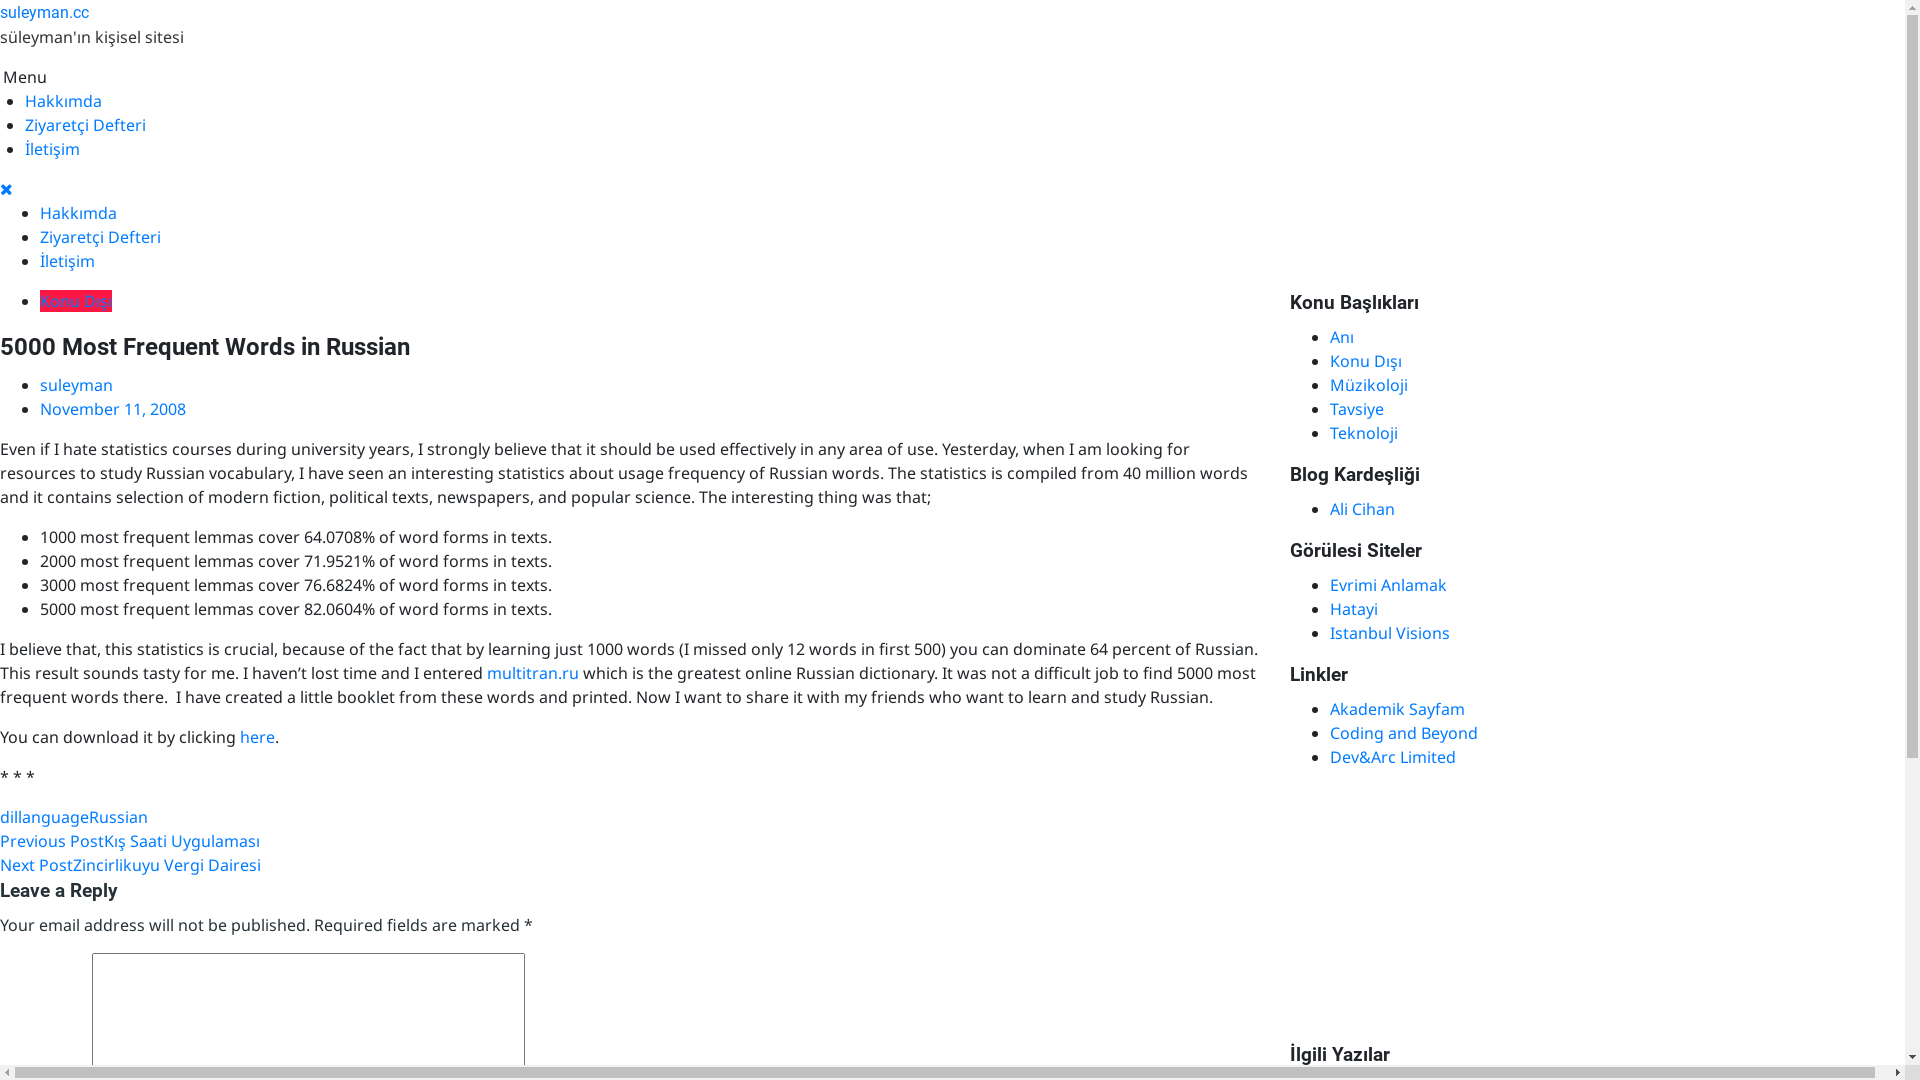 The width and height of the screenshot is (1920, 1080). I want to click on 'language', so click(53, 817).